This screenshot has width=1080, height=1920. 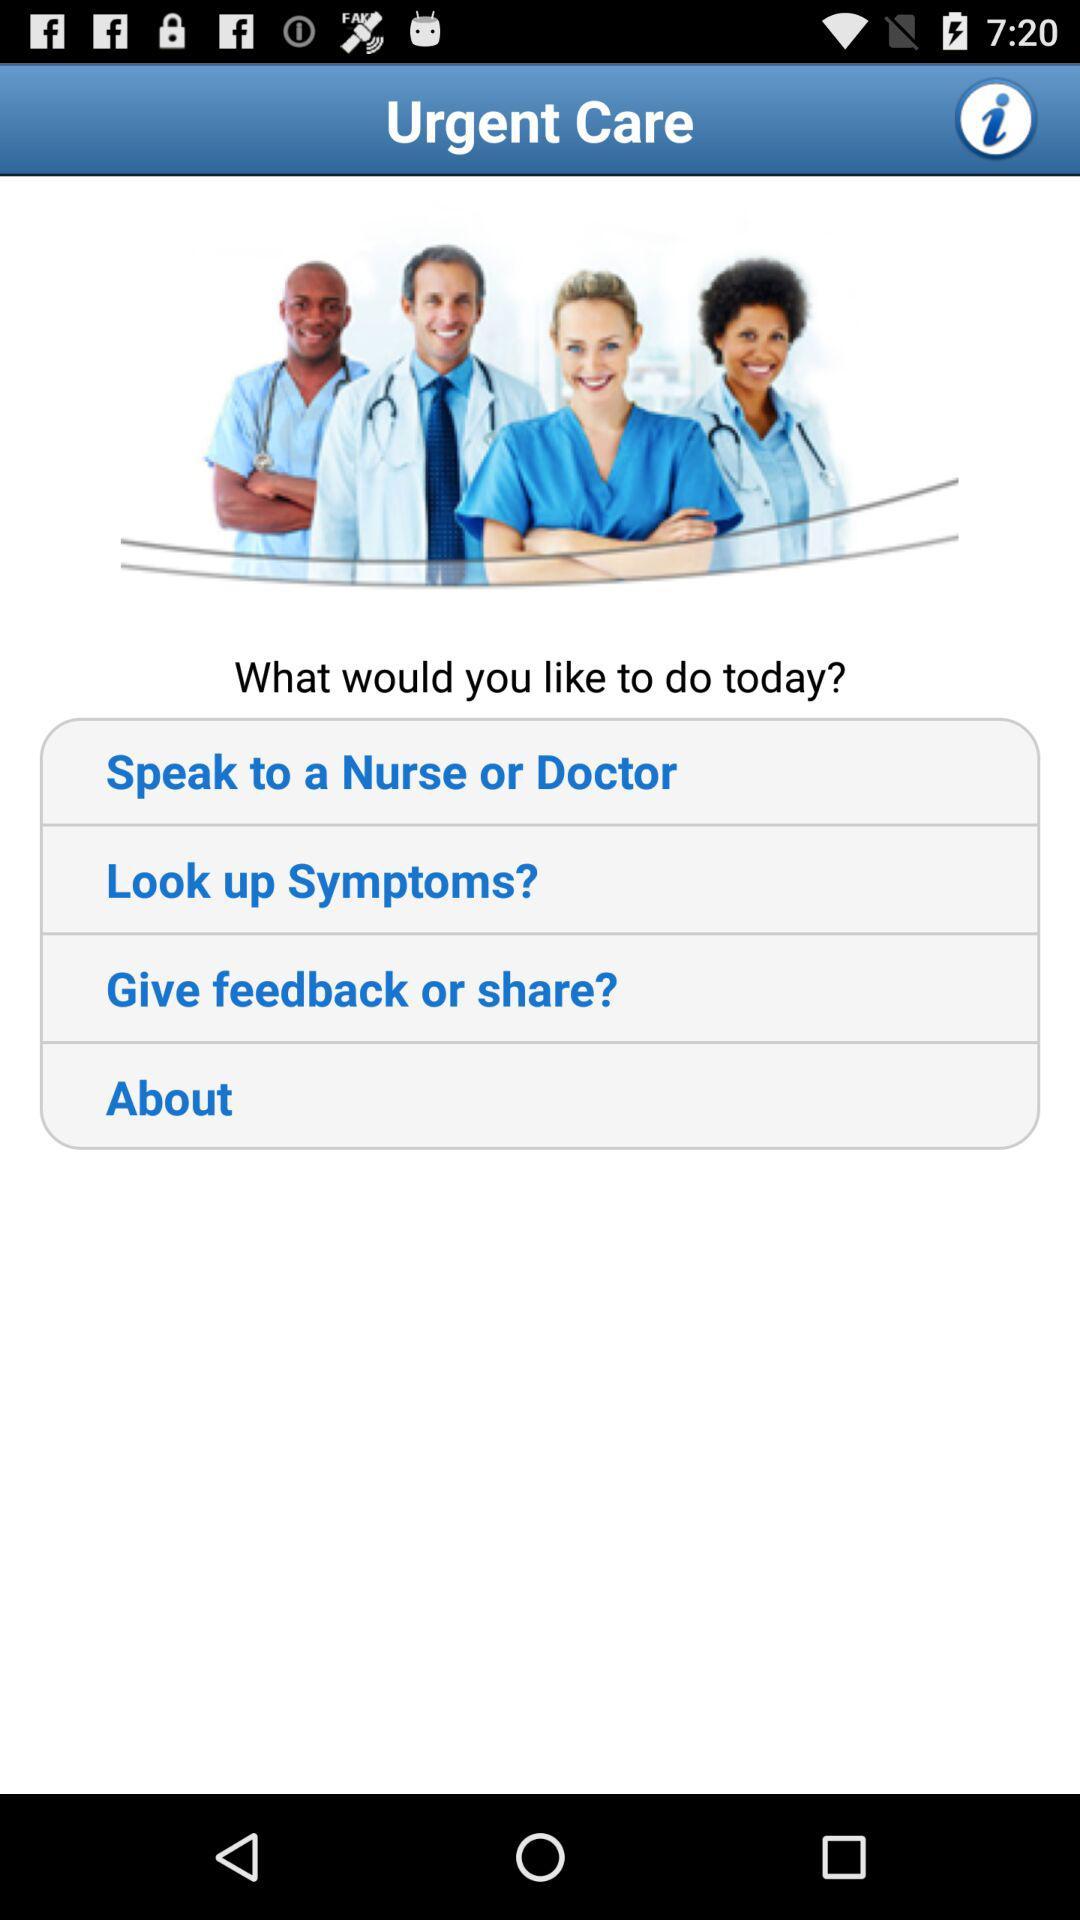 What do you see at coordinates (327, 988) in the screenshot?
I see `app above the about icon` at bounding box center [327, 988].